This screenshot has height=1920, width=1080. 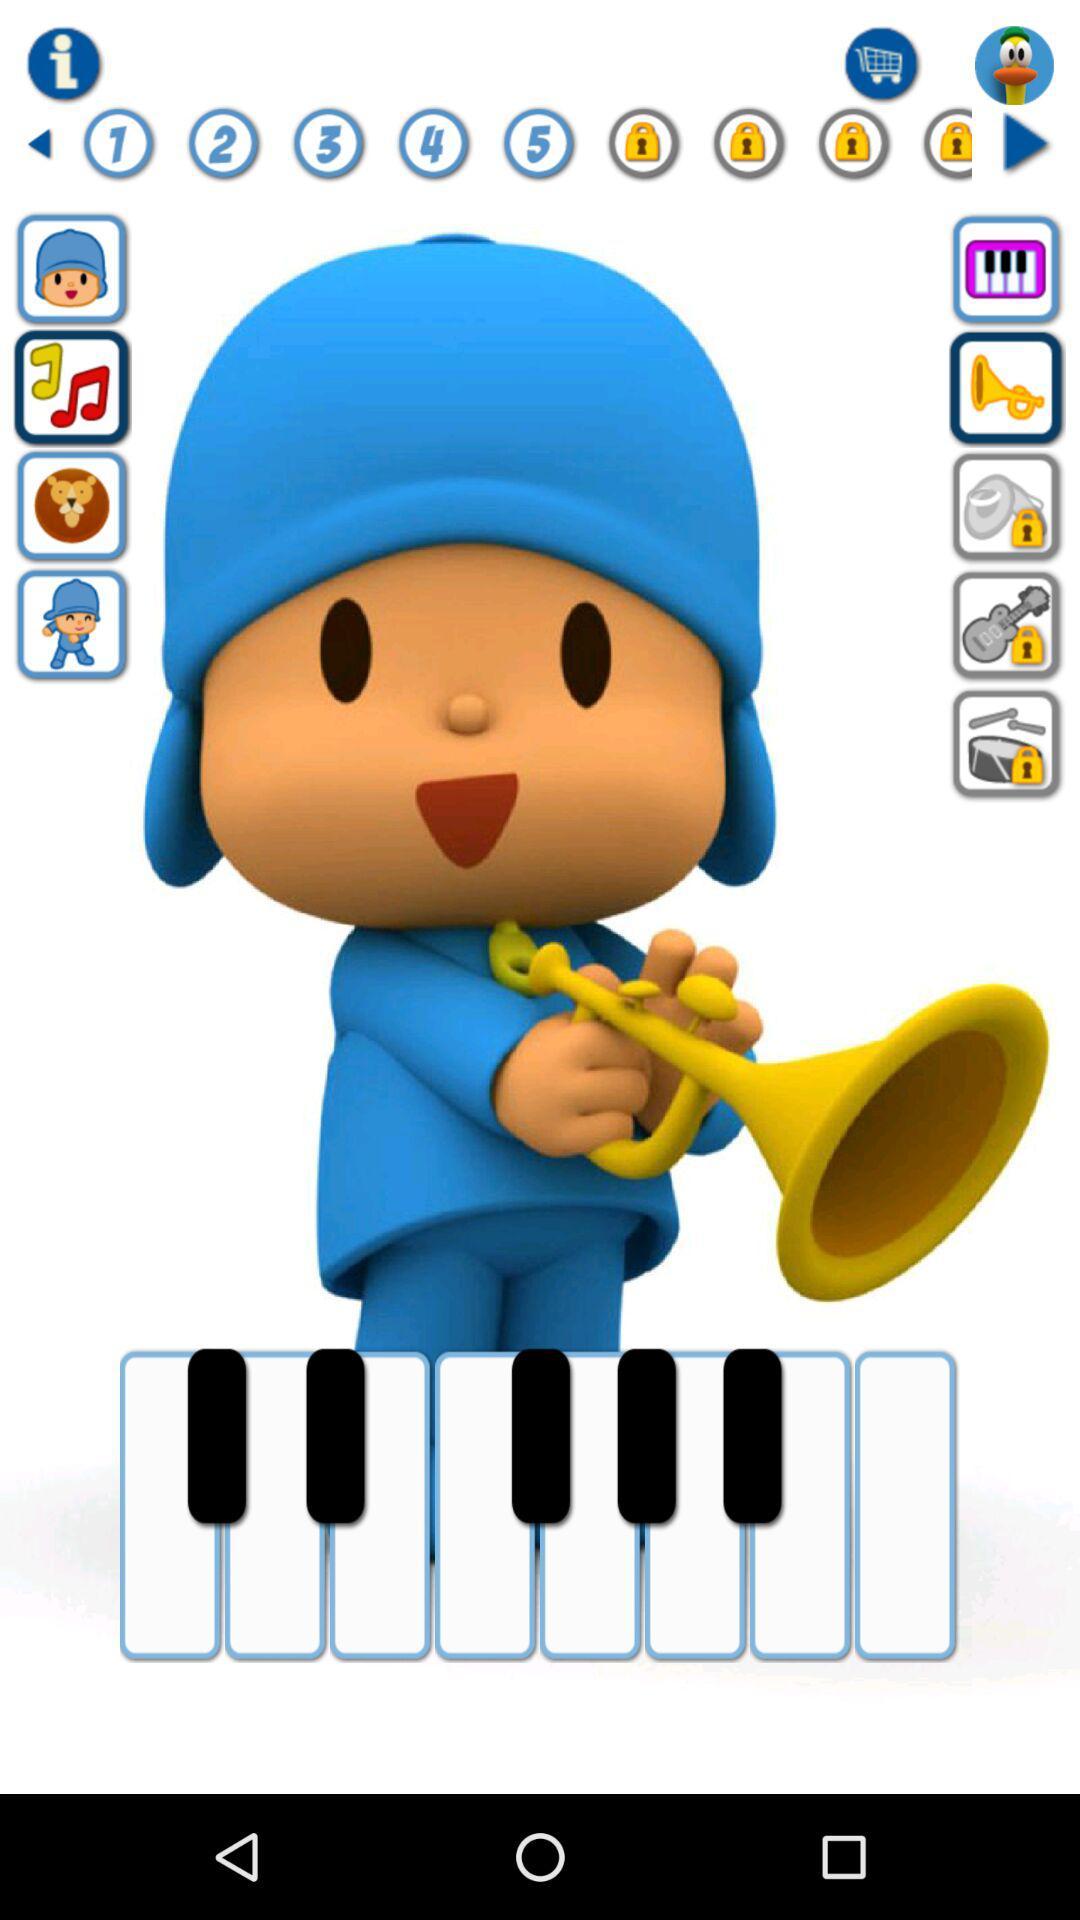 What do you see at coordinates (749, 153) in the screenshot?
I see `the lock icon` at bounding box center [749, 153].